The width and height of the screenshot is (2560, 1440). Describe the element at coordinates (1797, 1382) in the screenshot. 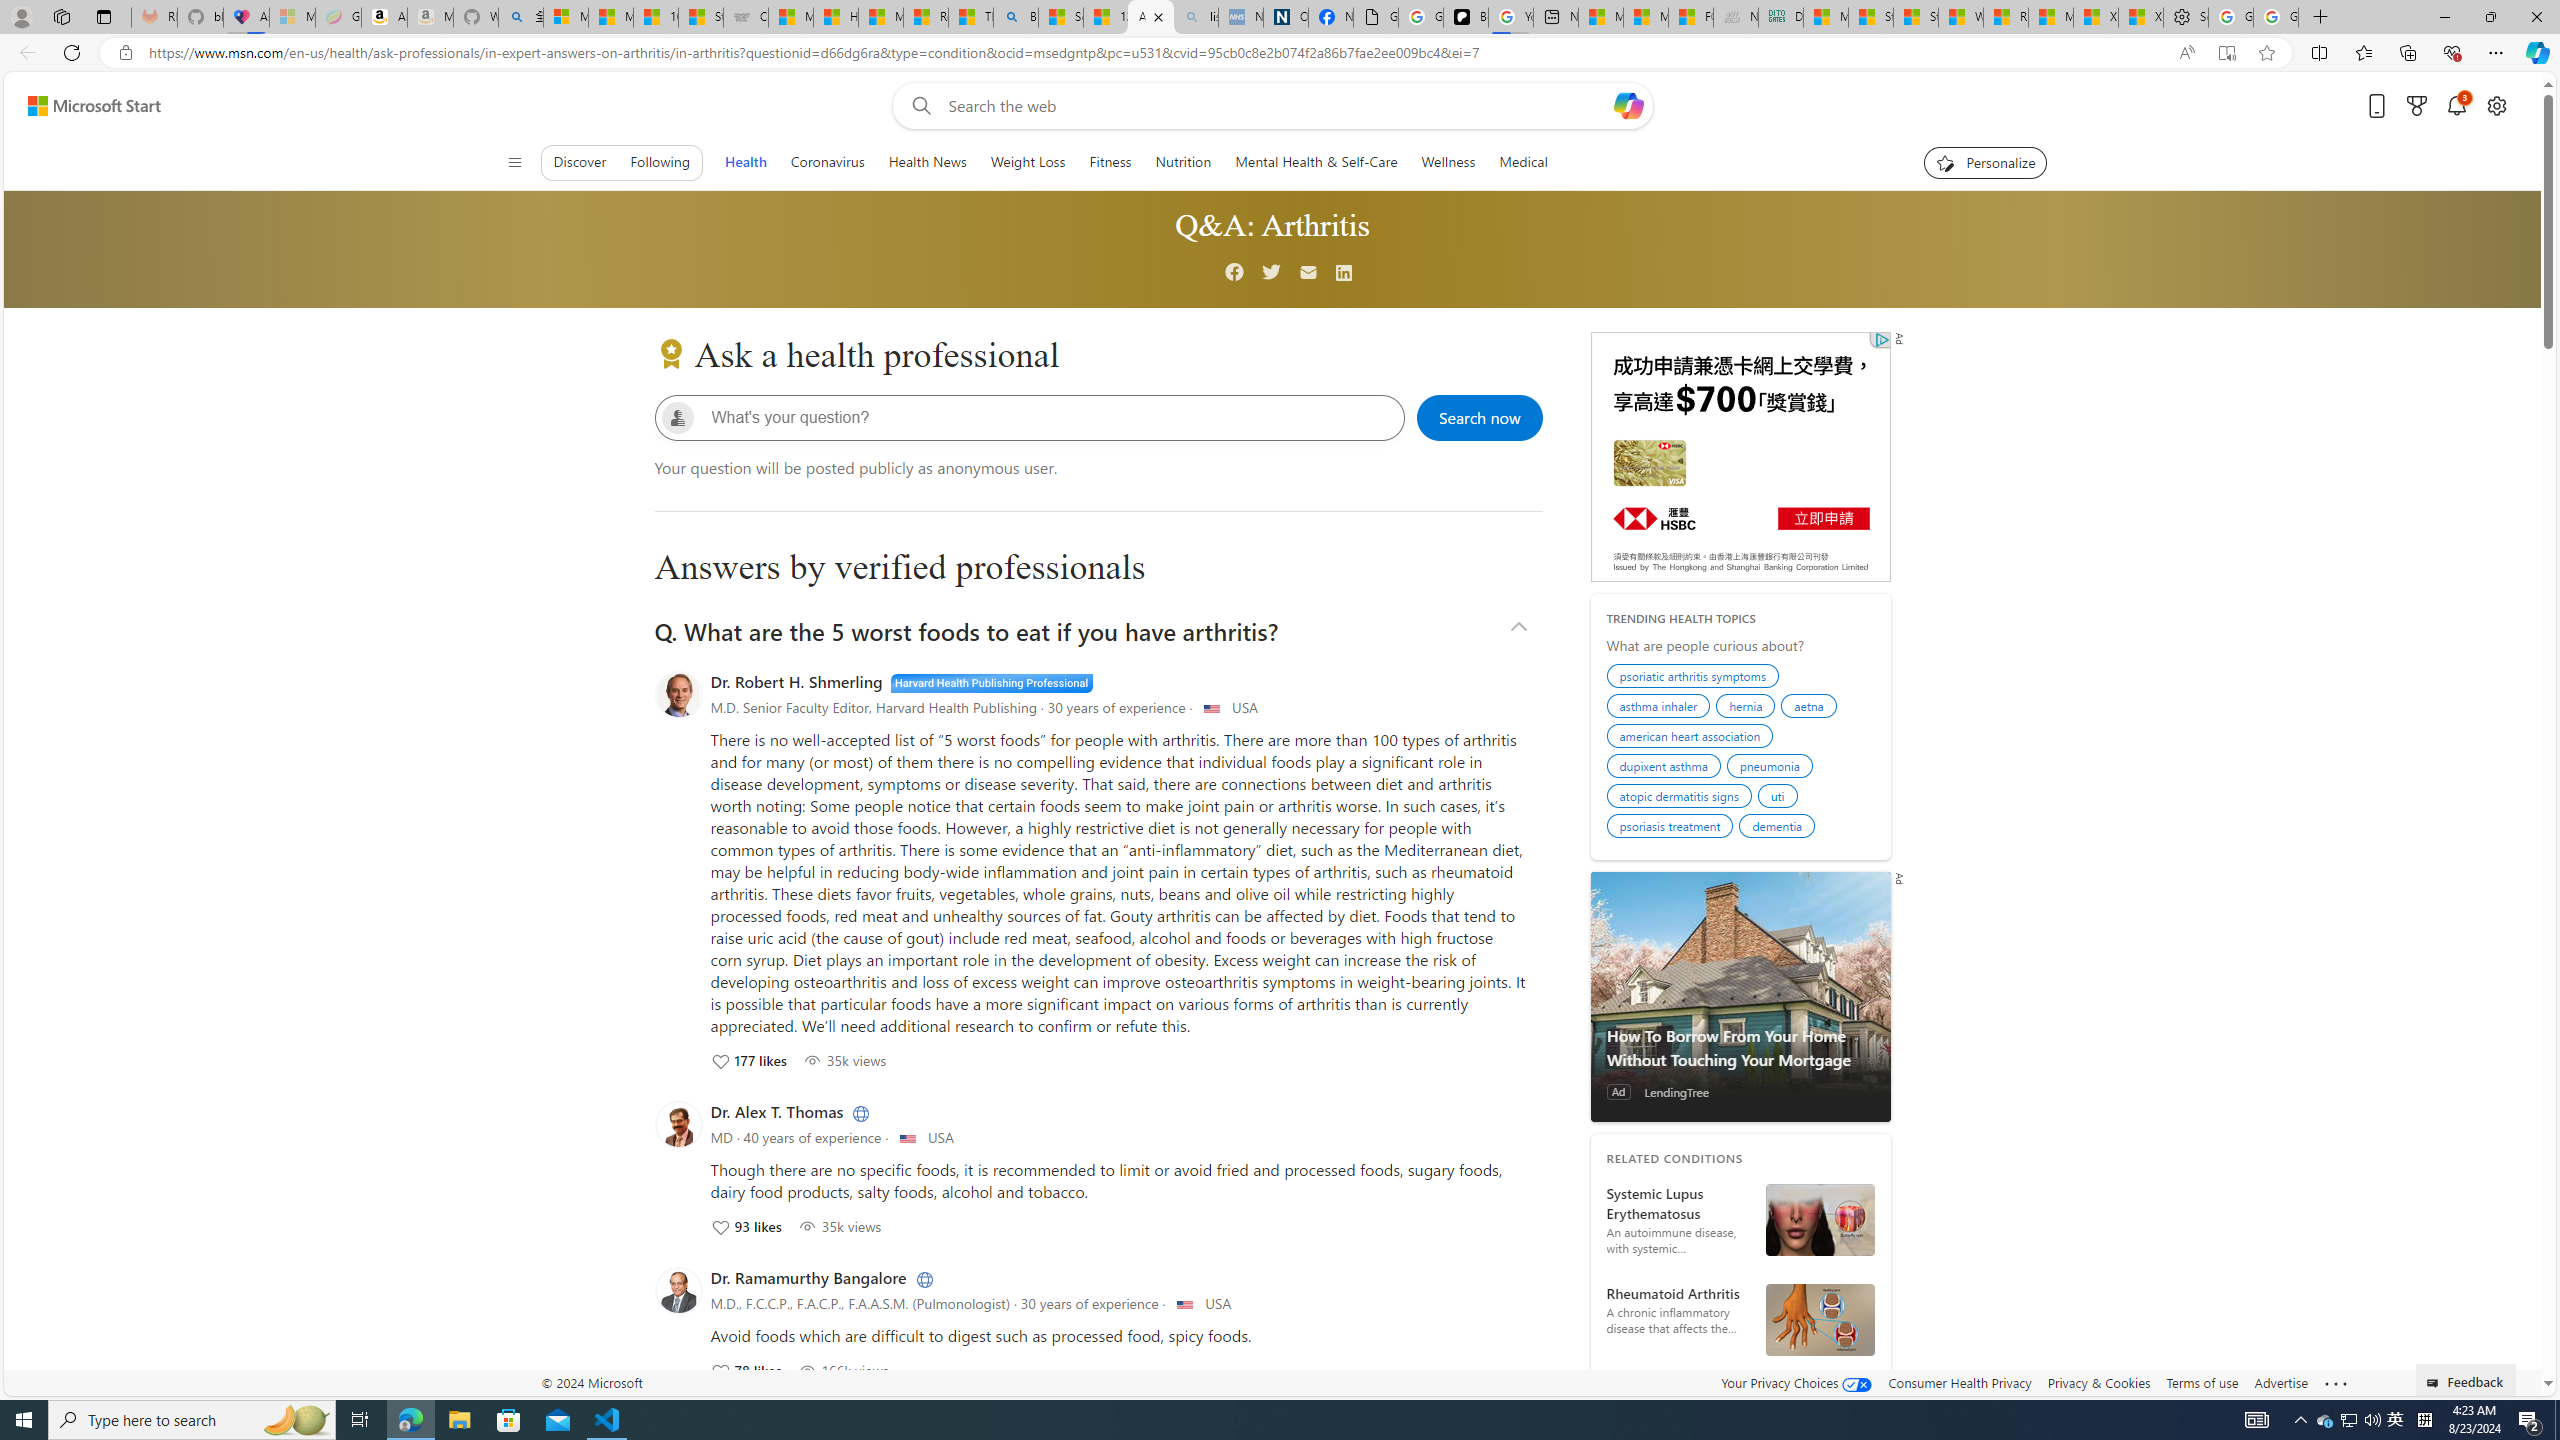

I see `'Your Privacy Choices'` at that location.